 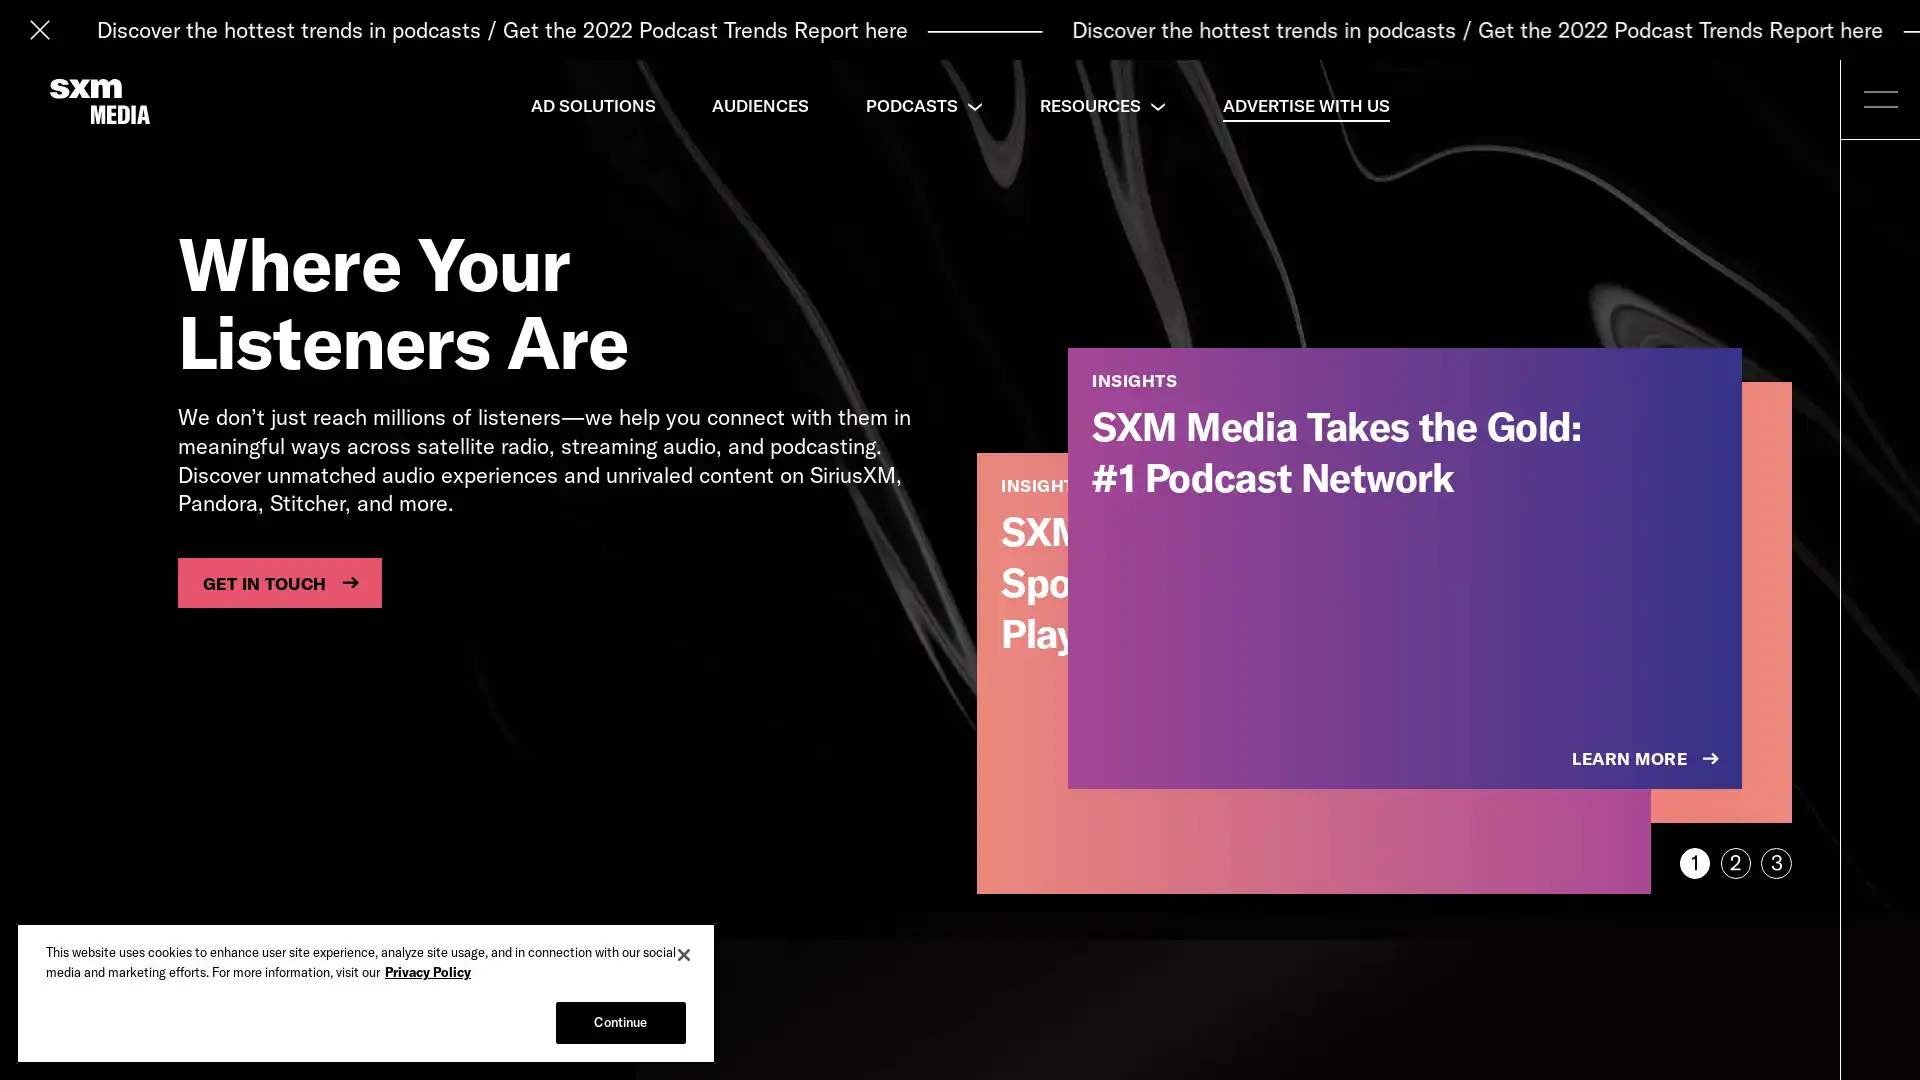 I want to click on 2, so click(x=1734, y=862).